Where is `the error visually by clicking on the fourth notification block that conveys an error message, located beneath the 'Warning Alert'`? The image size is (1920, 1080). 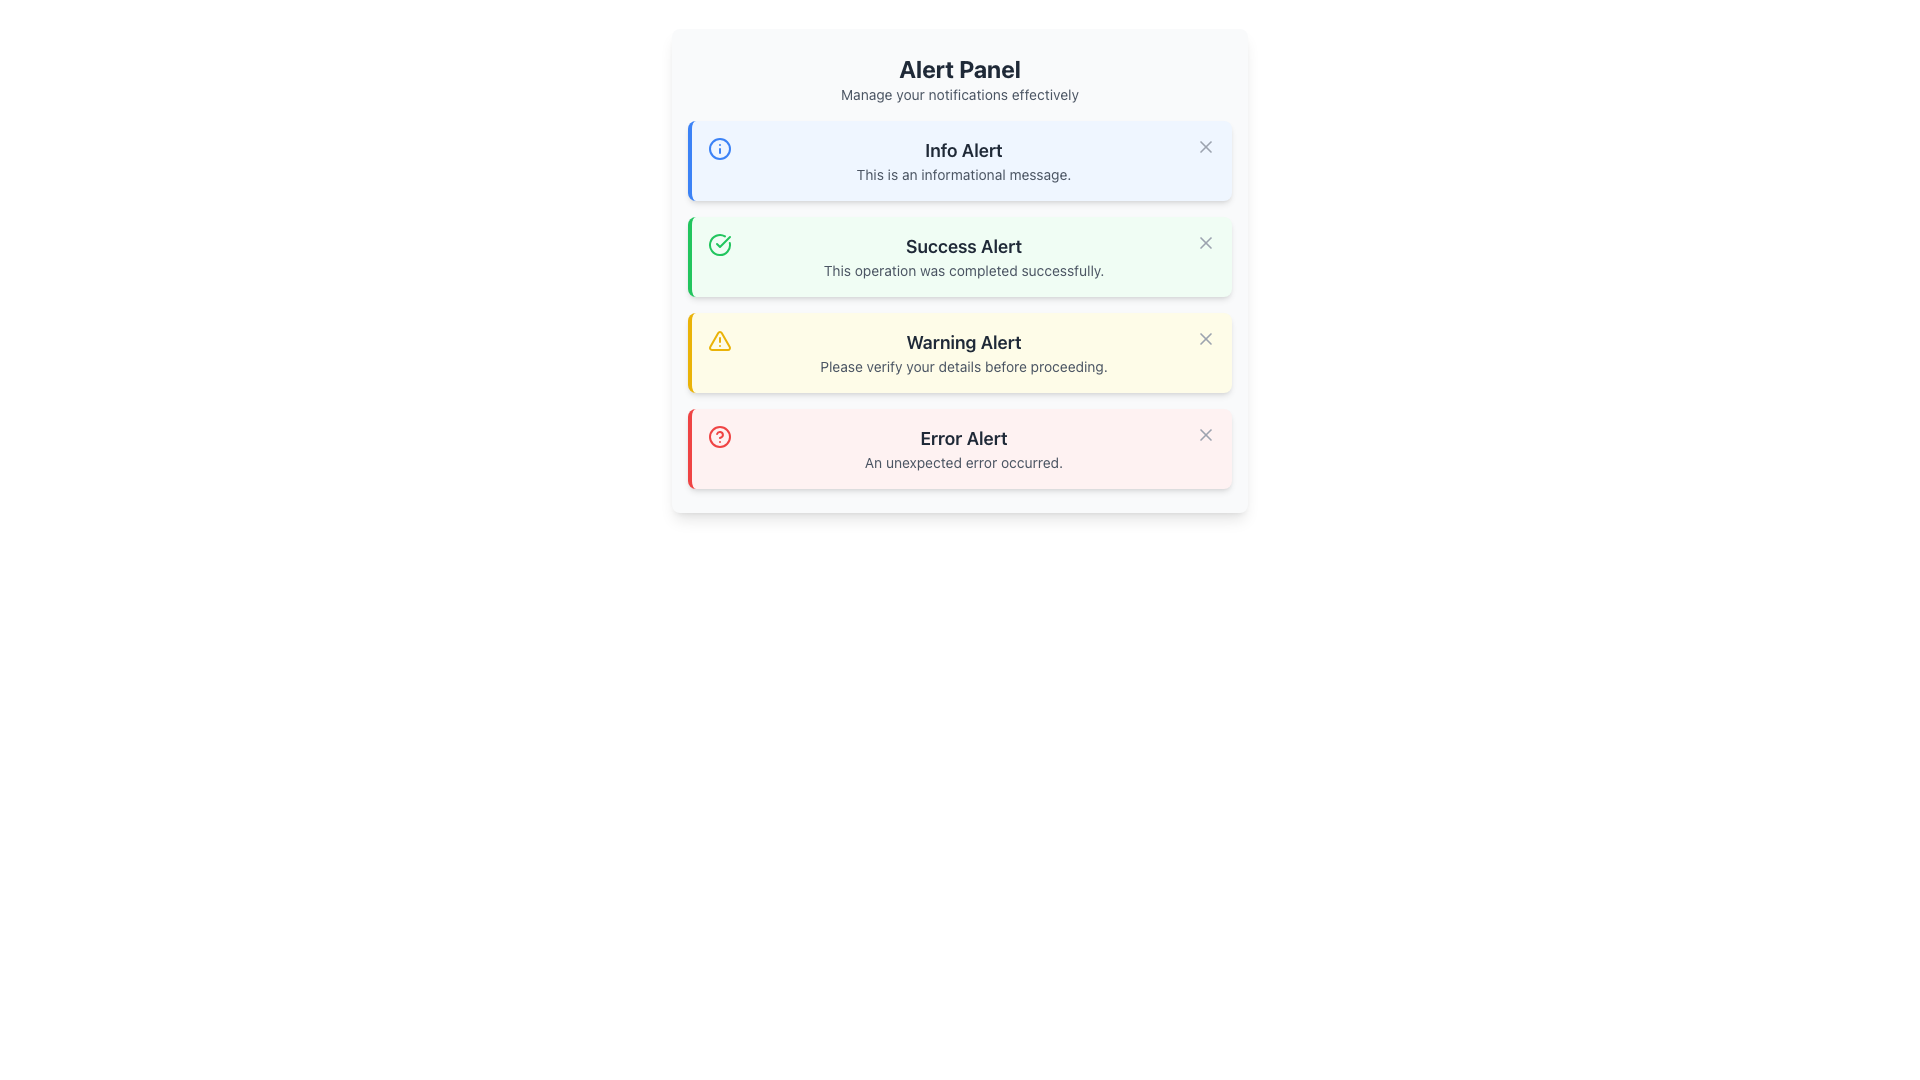 the error visually by clicking on the fourth notification block that conveys an error message, located beneath the 'Warning Alert' is located at coordinates (960, 447).